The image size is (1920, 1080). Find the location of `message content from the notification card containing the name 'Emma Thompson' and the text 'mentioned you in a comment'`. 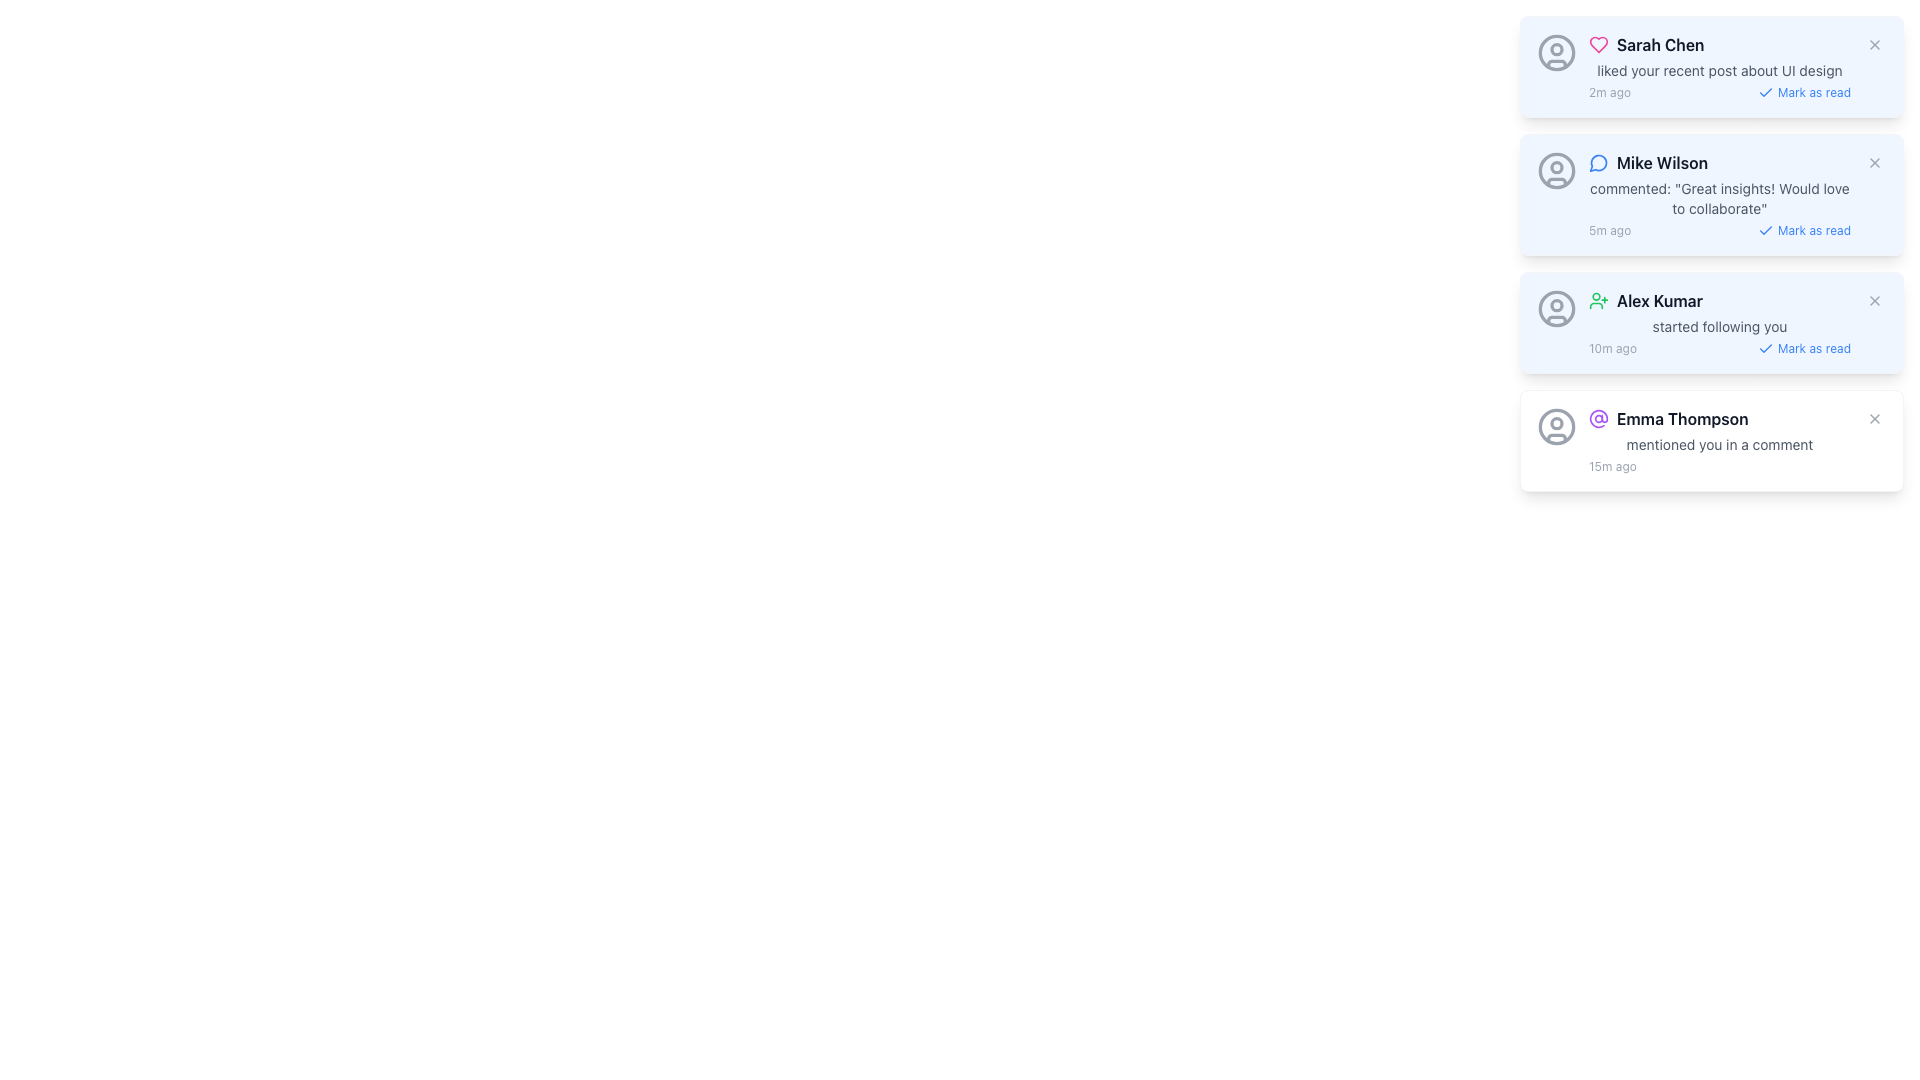

message content from the notification card containing the name 'Emma Thompson' and the text 'mentioned you in a comment' is located at coordinates (1711, 439).